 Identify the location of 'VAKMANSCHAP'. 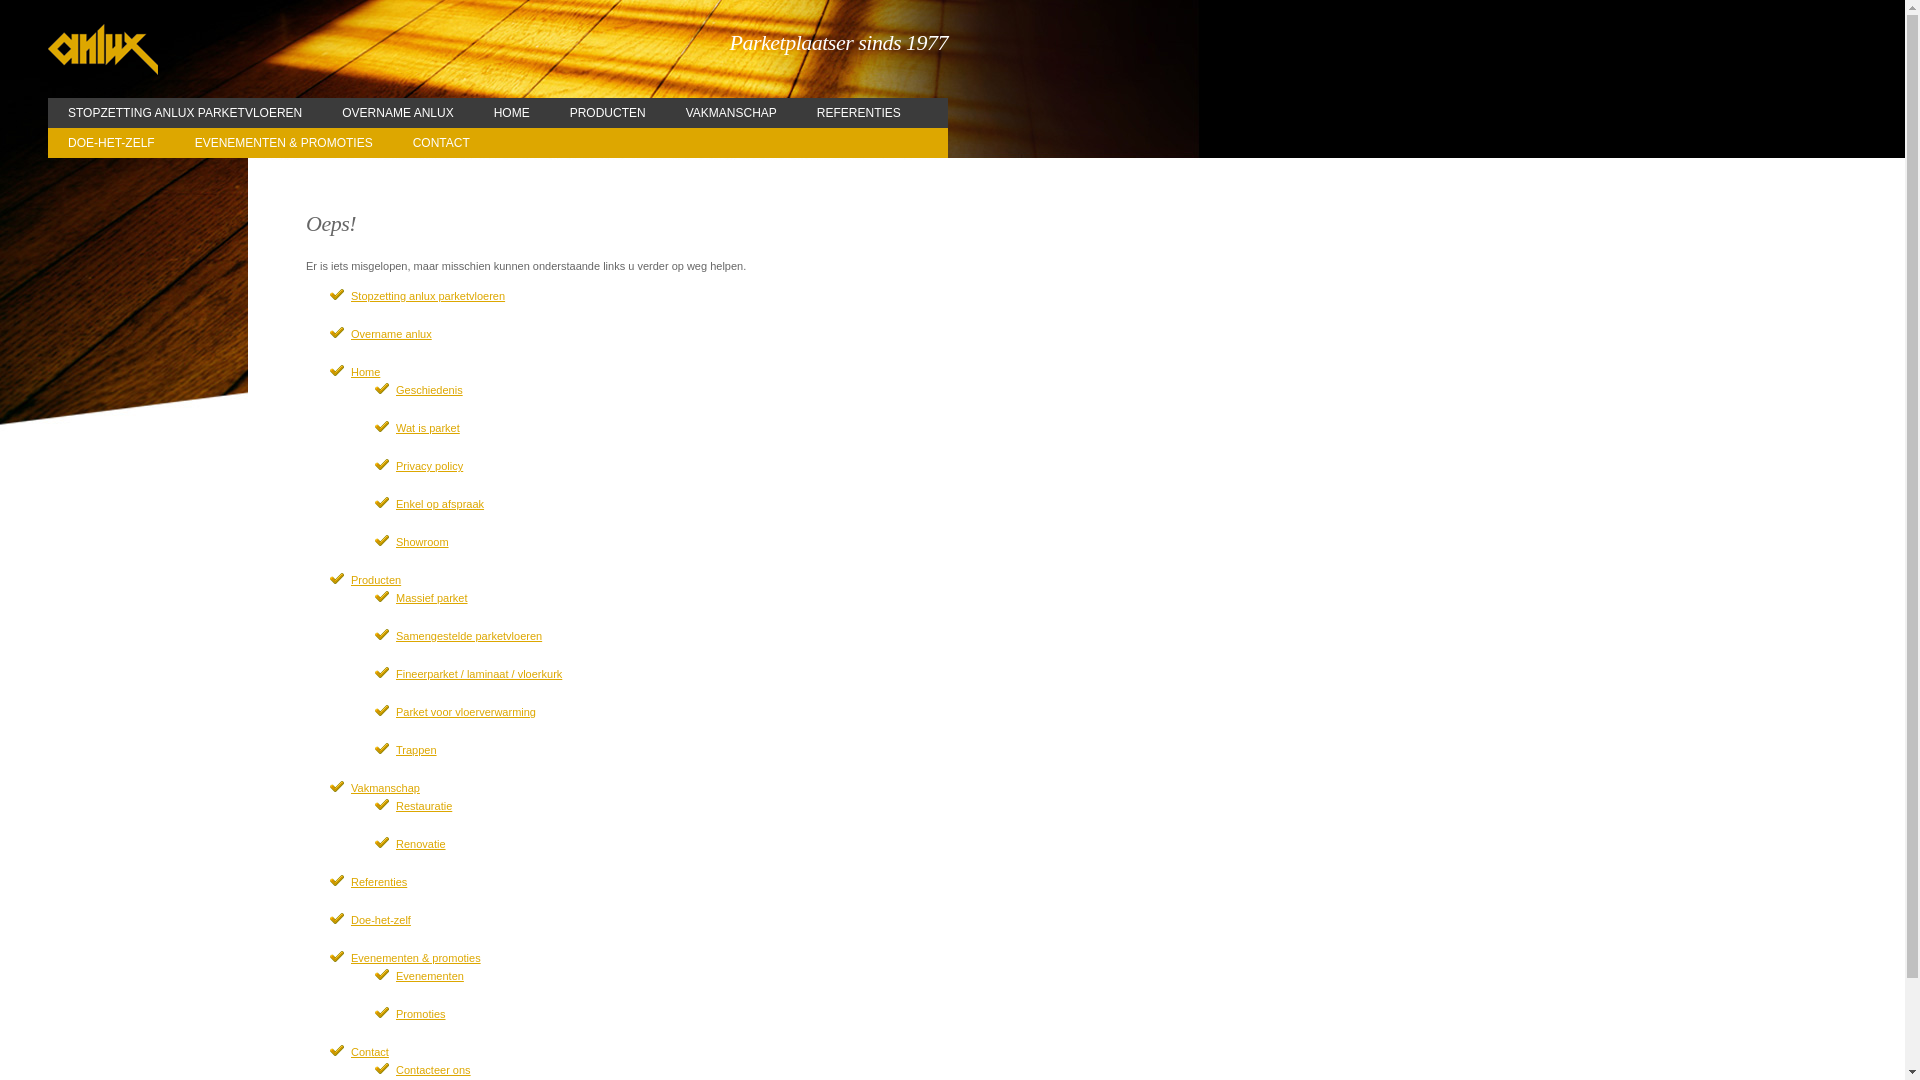
(730, 112).